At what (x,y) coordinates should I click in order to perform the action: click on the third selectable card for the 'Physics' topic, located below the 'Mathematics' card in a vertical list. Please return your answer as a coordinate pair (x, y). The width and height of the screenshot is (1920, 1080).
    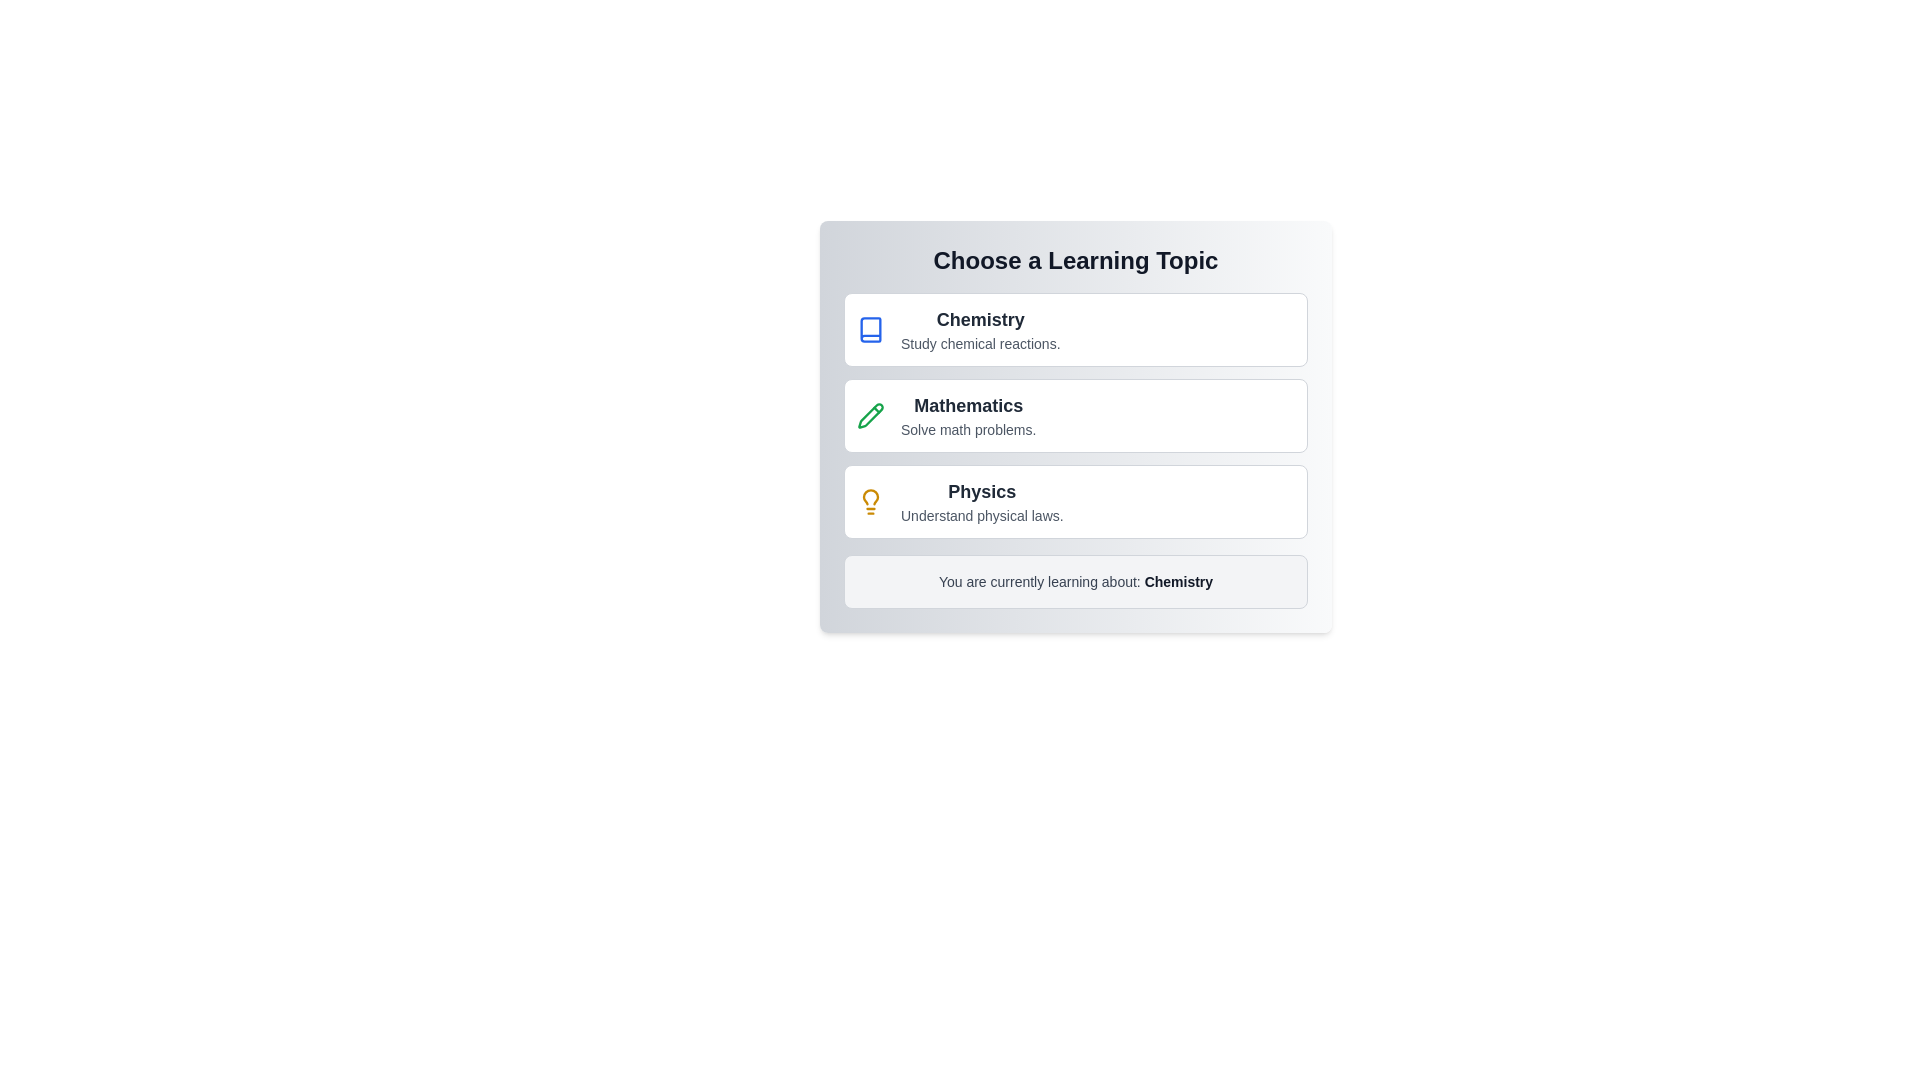
    Looking at the image, I should click on (1074, 500).